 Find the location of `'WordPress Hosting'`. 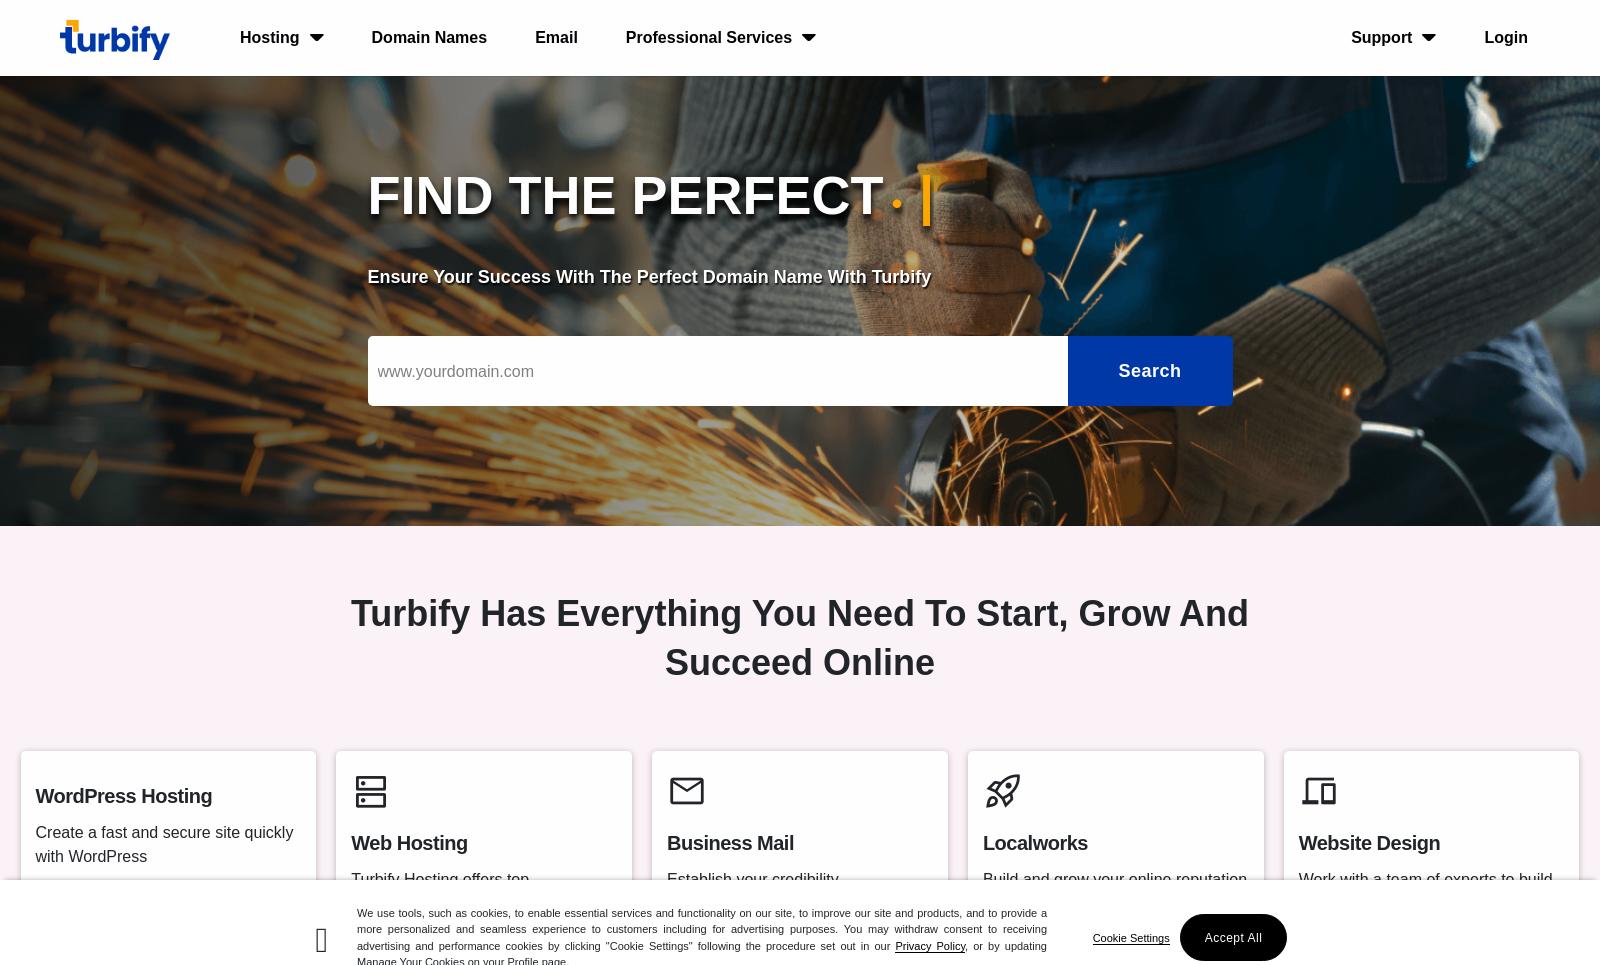

'WordPress Hosting' is located at coordinates (122, 796).